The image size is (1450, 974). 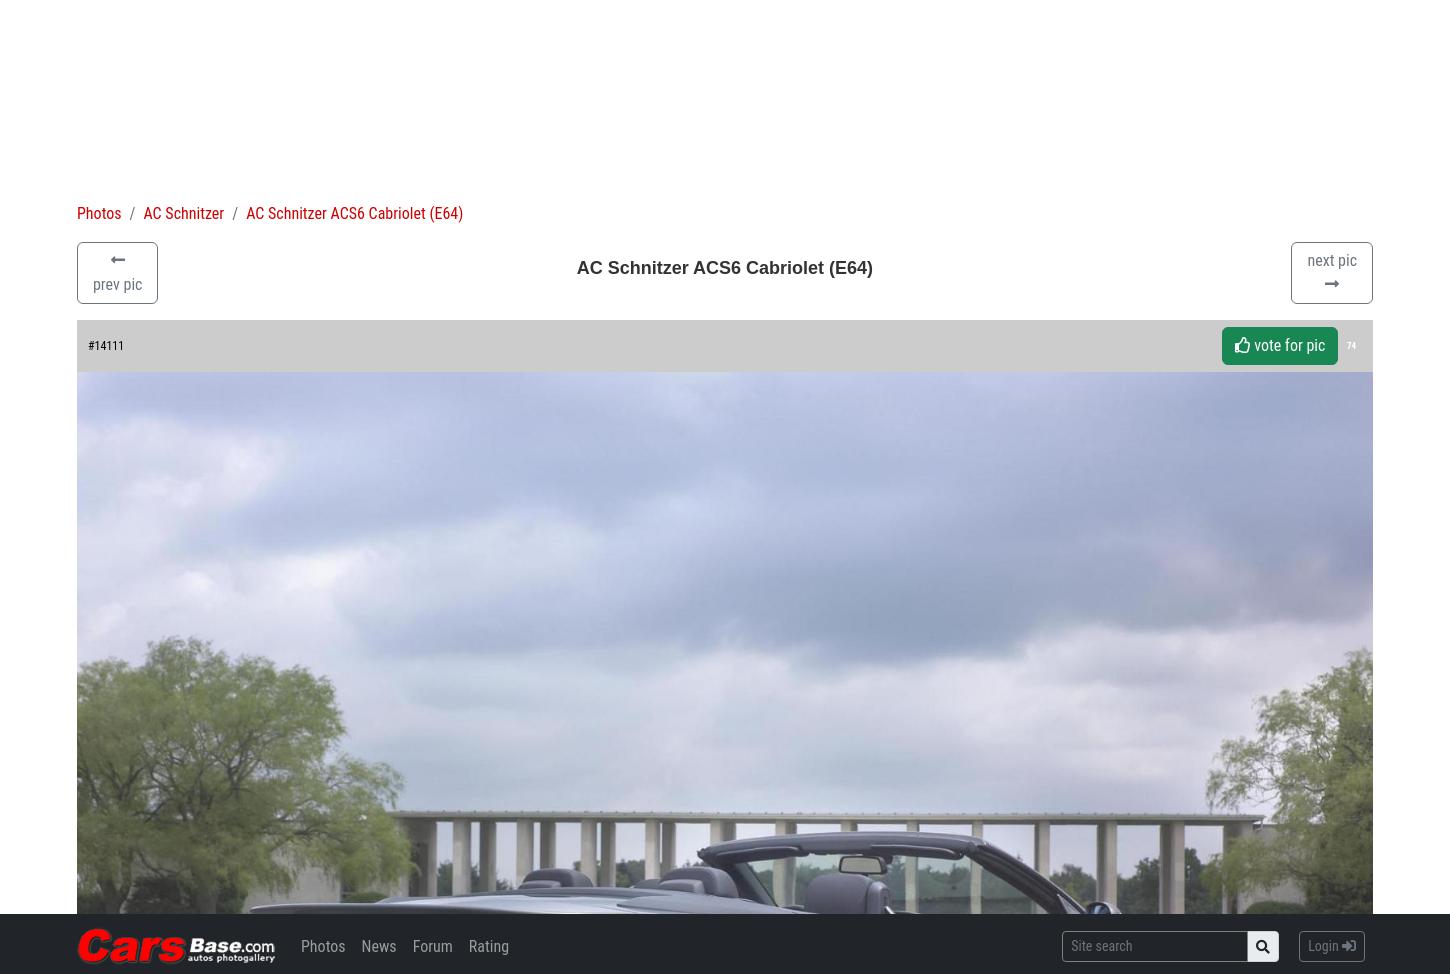 What do you see at coordinates (148, 801) in the screenshot?
I see `'76'` at bounding box center [148, 801].